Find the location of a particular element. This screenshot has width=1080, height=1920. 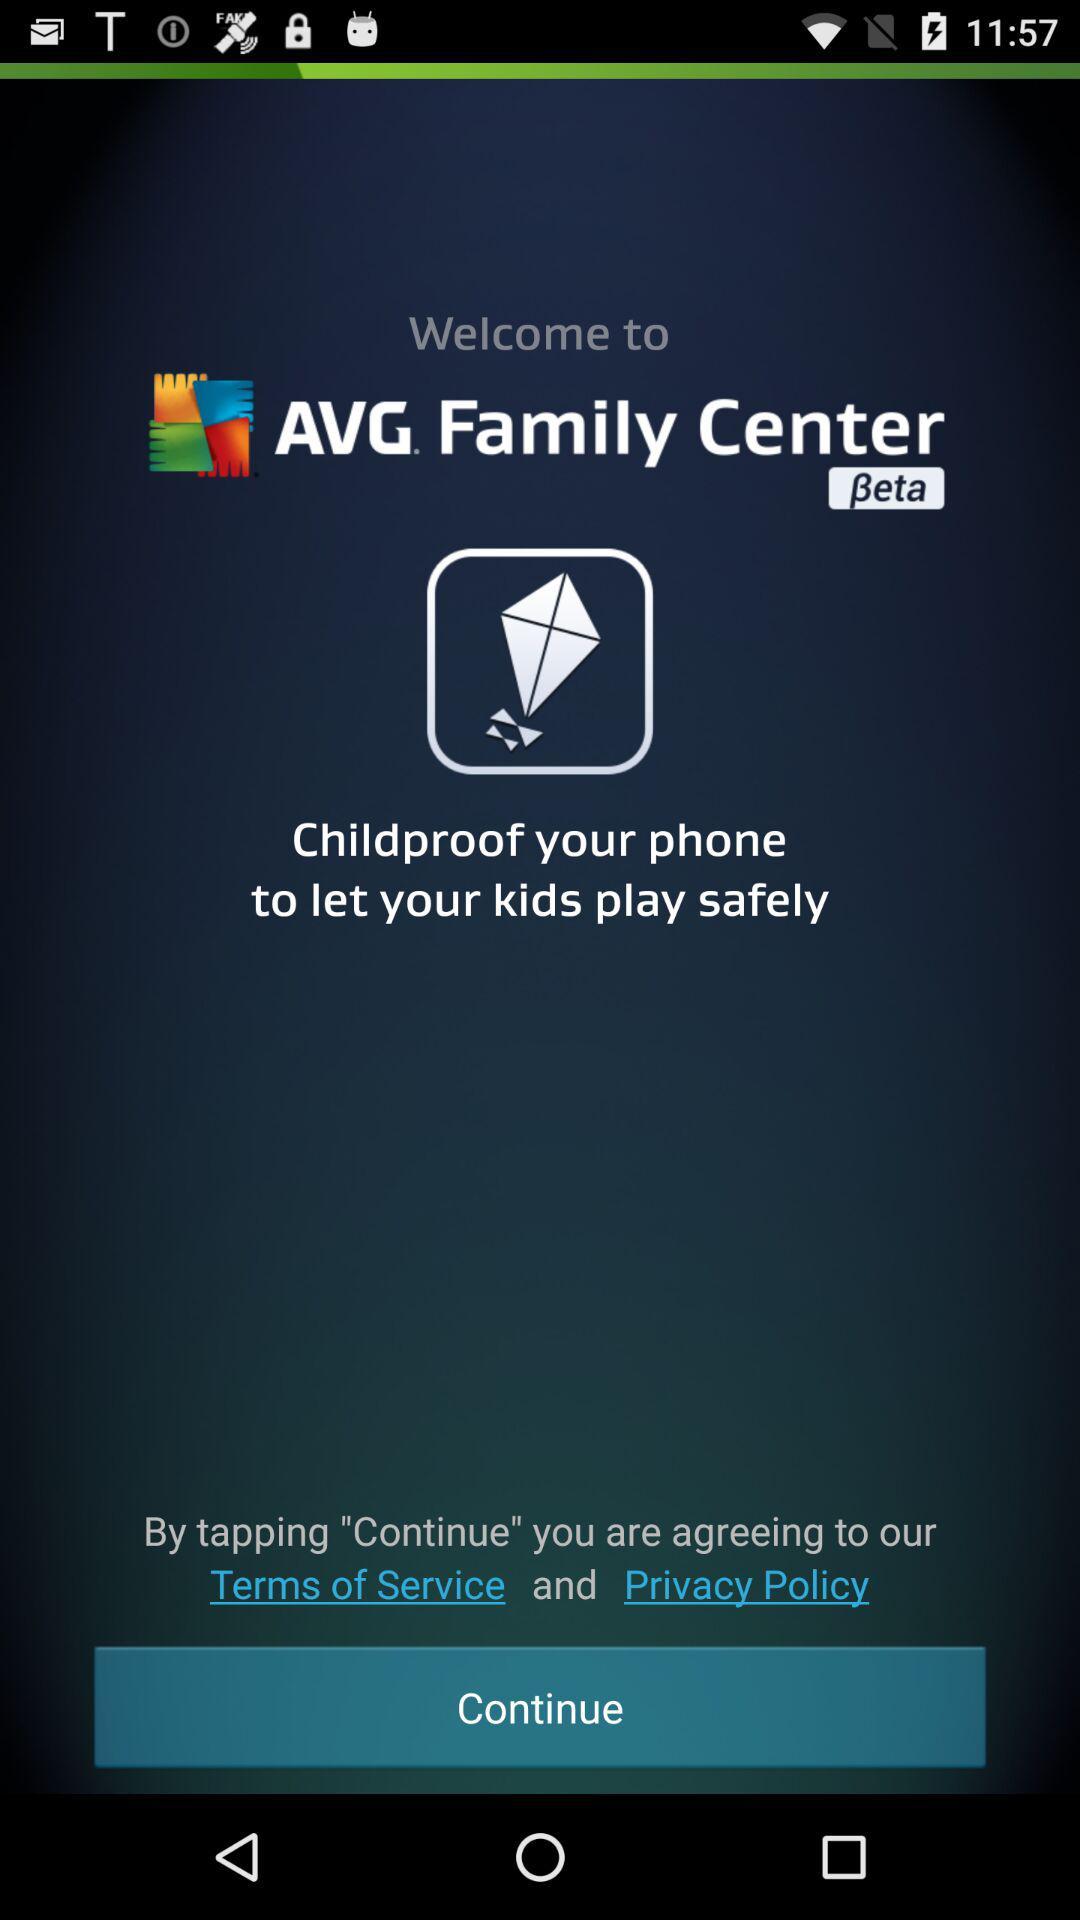

the privacy policy item is located at coordinates (746, 1582).